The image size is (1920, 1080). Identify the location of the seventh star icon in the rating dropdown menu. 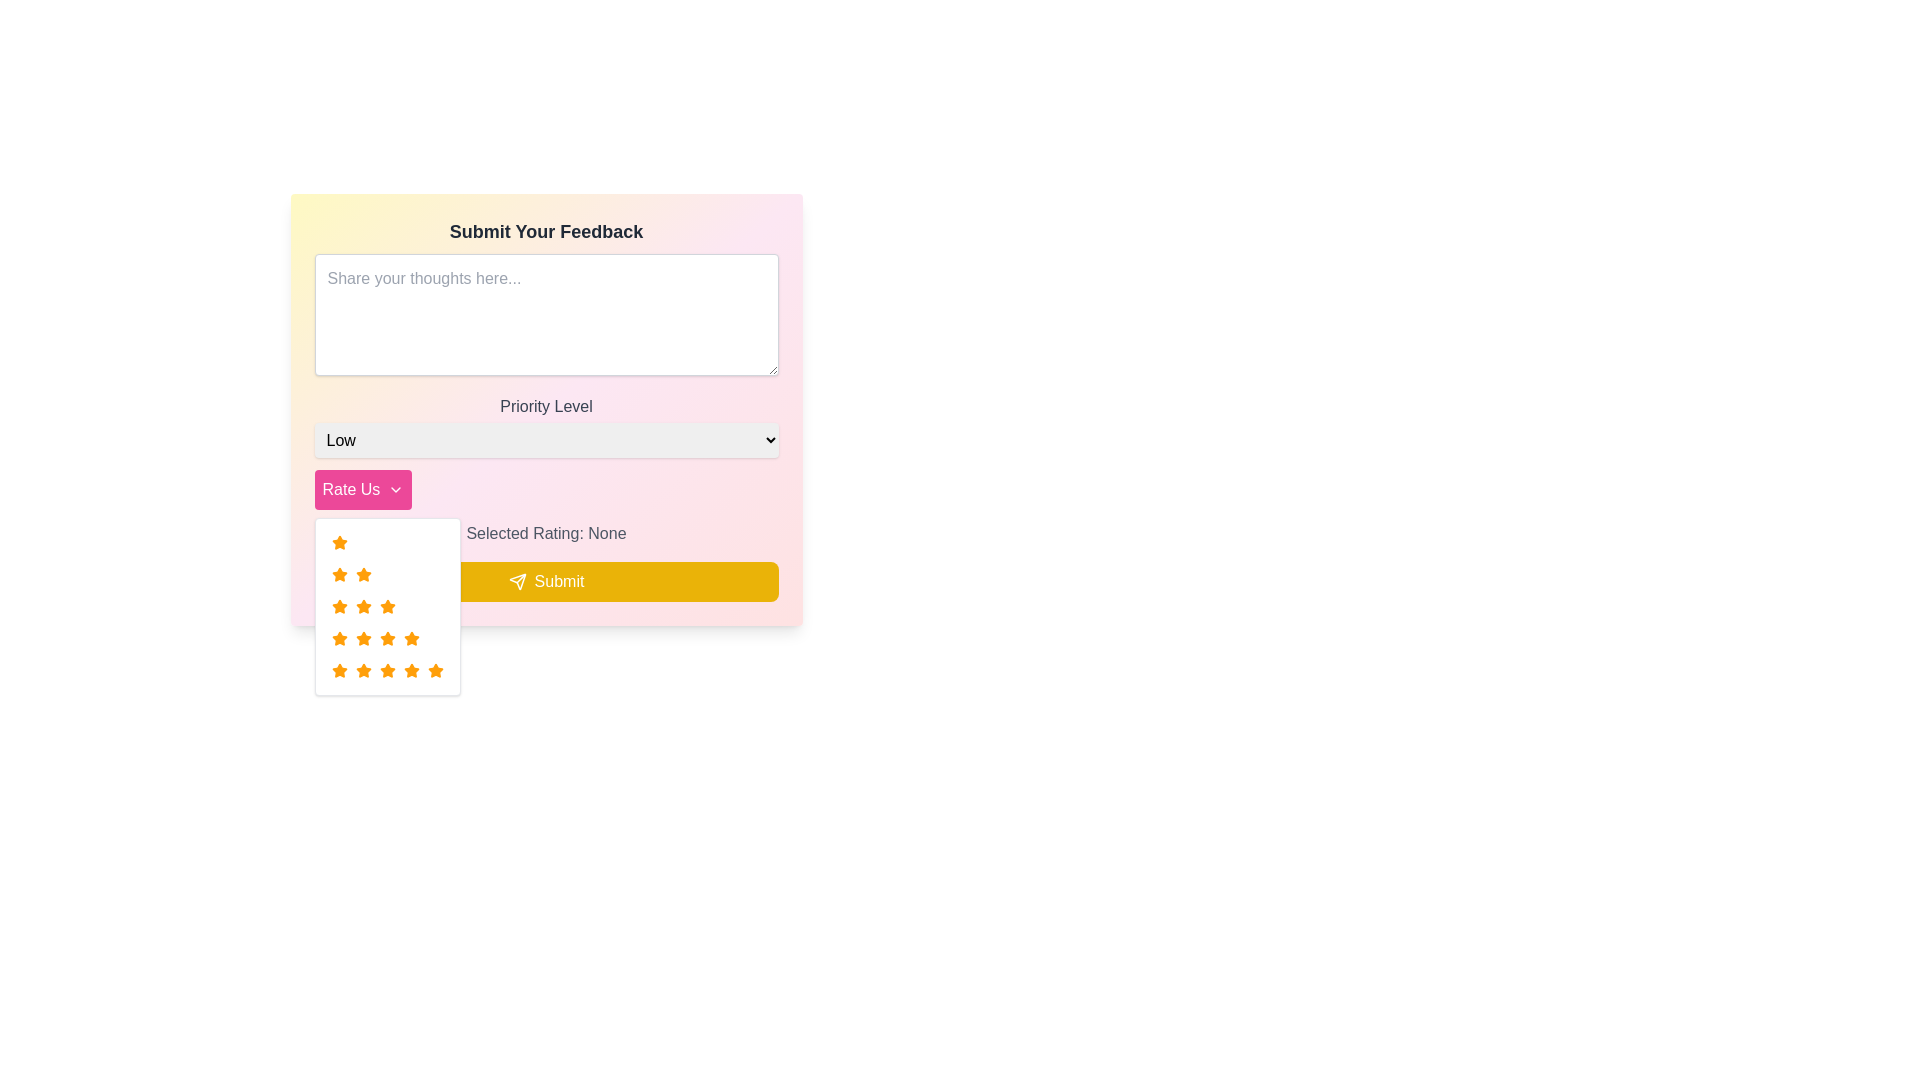
(363, 638).